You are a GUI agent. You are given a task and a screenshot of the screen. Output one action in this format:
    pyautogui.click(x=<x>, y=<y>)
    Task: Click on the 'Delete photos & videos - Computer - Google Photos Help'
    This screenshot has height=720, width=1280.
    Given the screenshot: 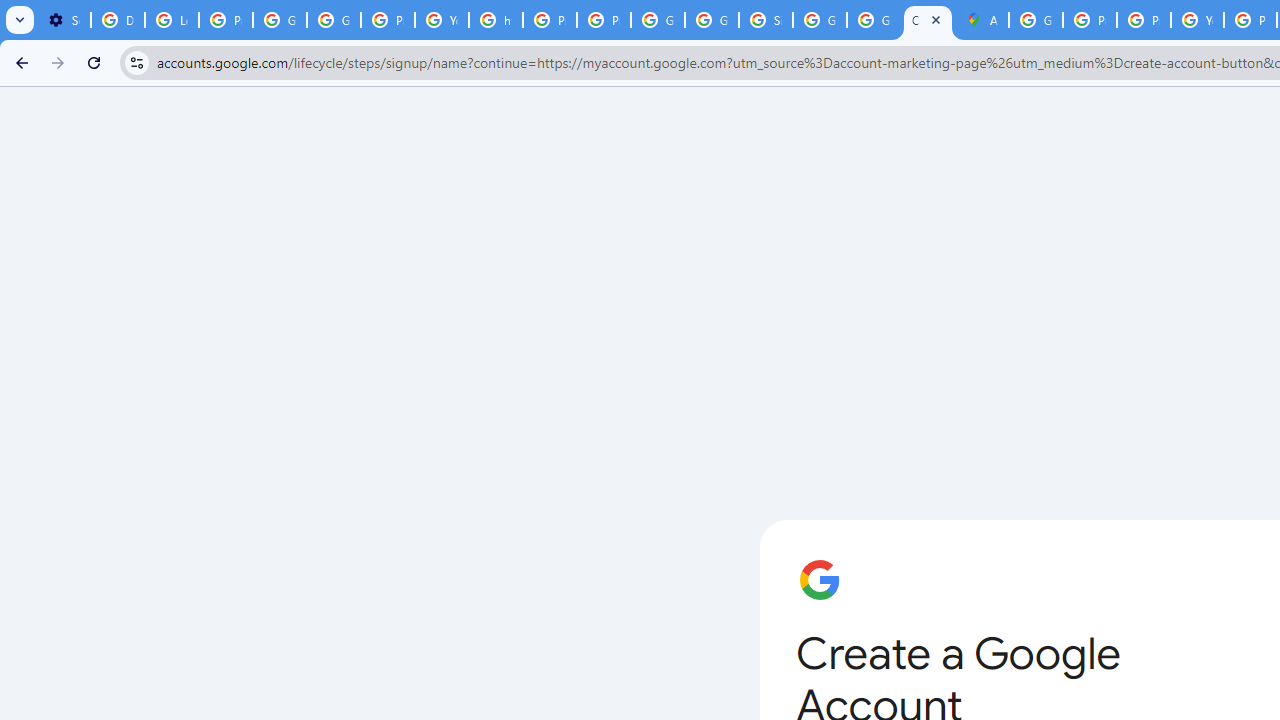 What is the action you would take?
    pyautogui.click(x=116, y=20)
    